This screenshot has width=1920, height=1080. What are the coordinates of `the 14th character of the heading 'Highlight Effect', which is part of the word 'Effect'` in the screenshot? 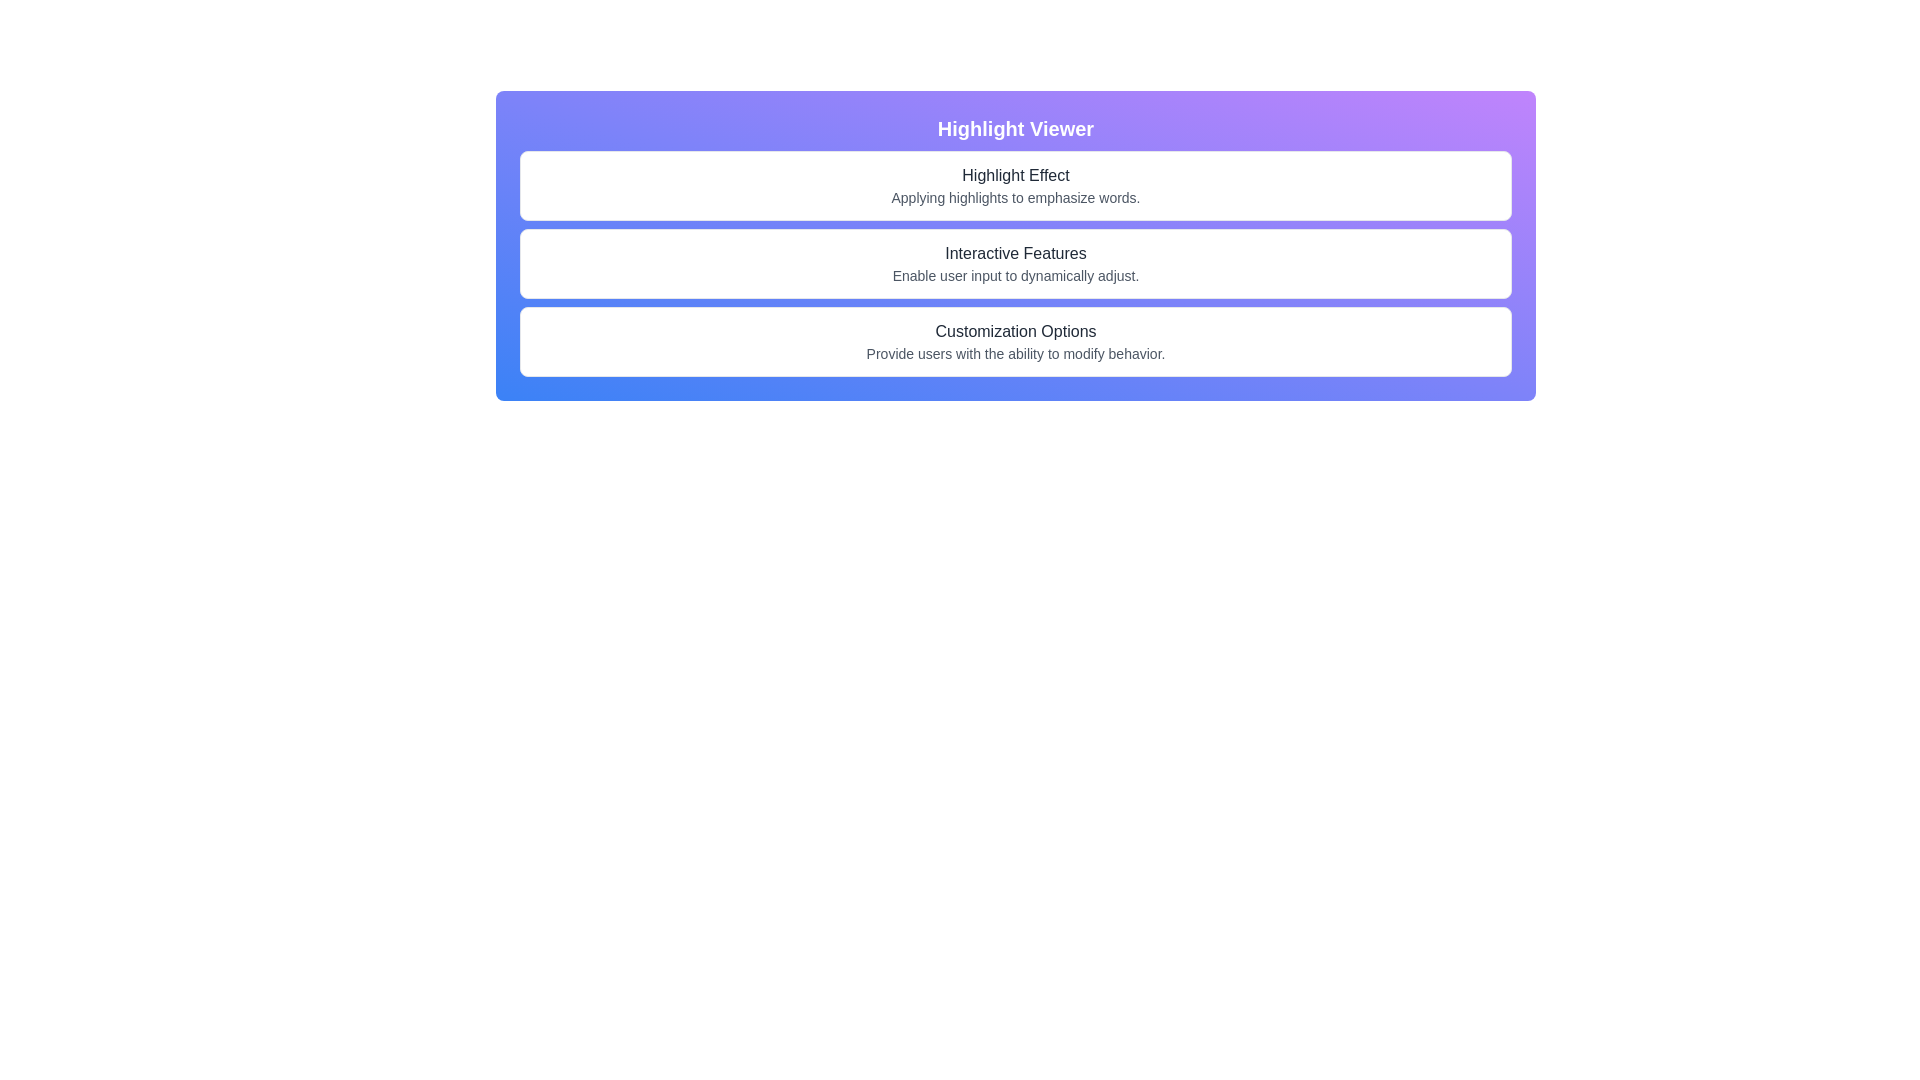 It's located at (1051, 174).